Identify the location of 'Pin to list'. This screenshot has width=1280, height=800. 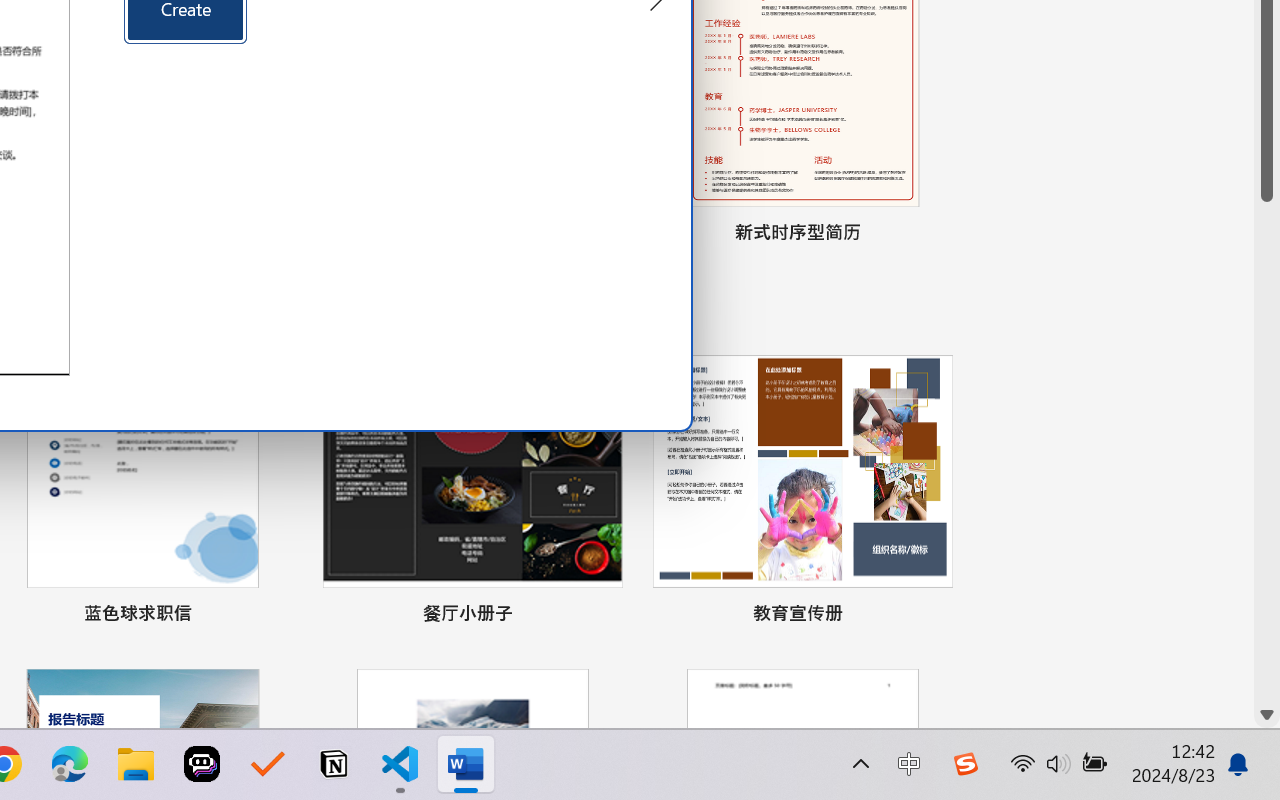
(933, 616).